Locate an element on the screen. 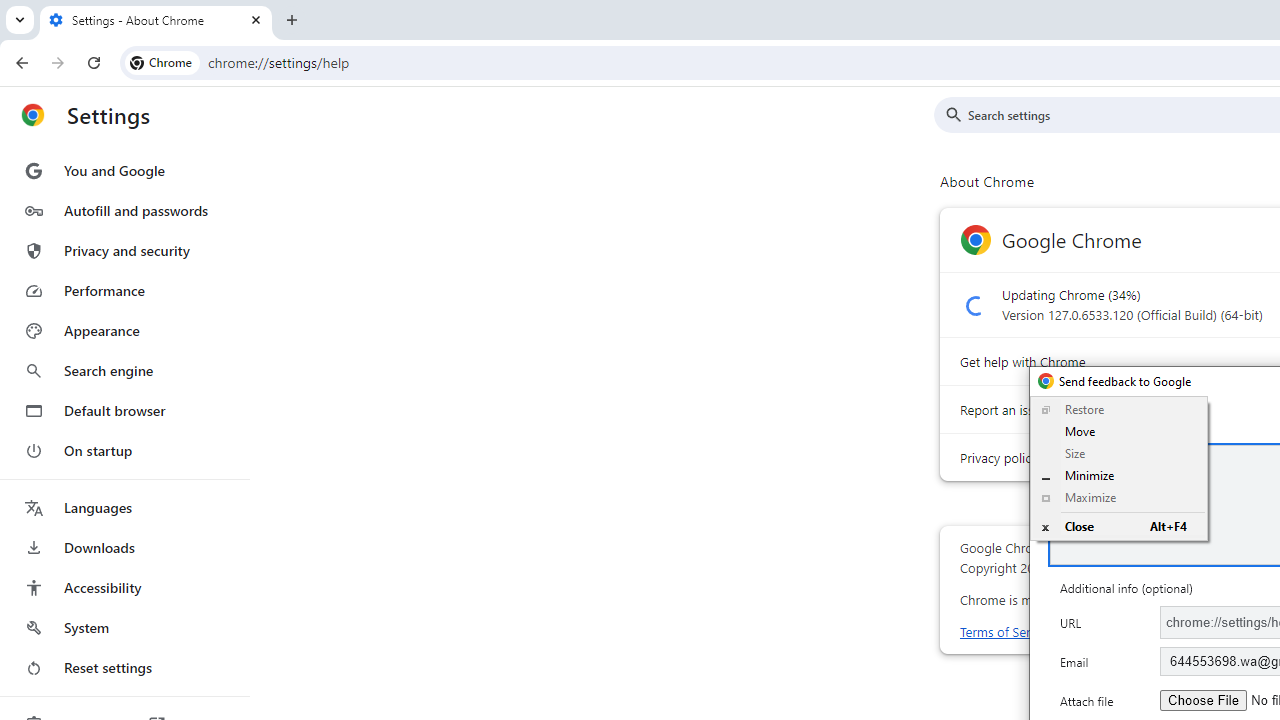  'Accessibility' is located at coordinates (123, 586).